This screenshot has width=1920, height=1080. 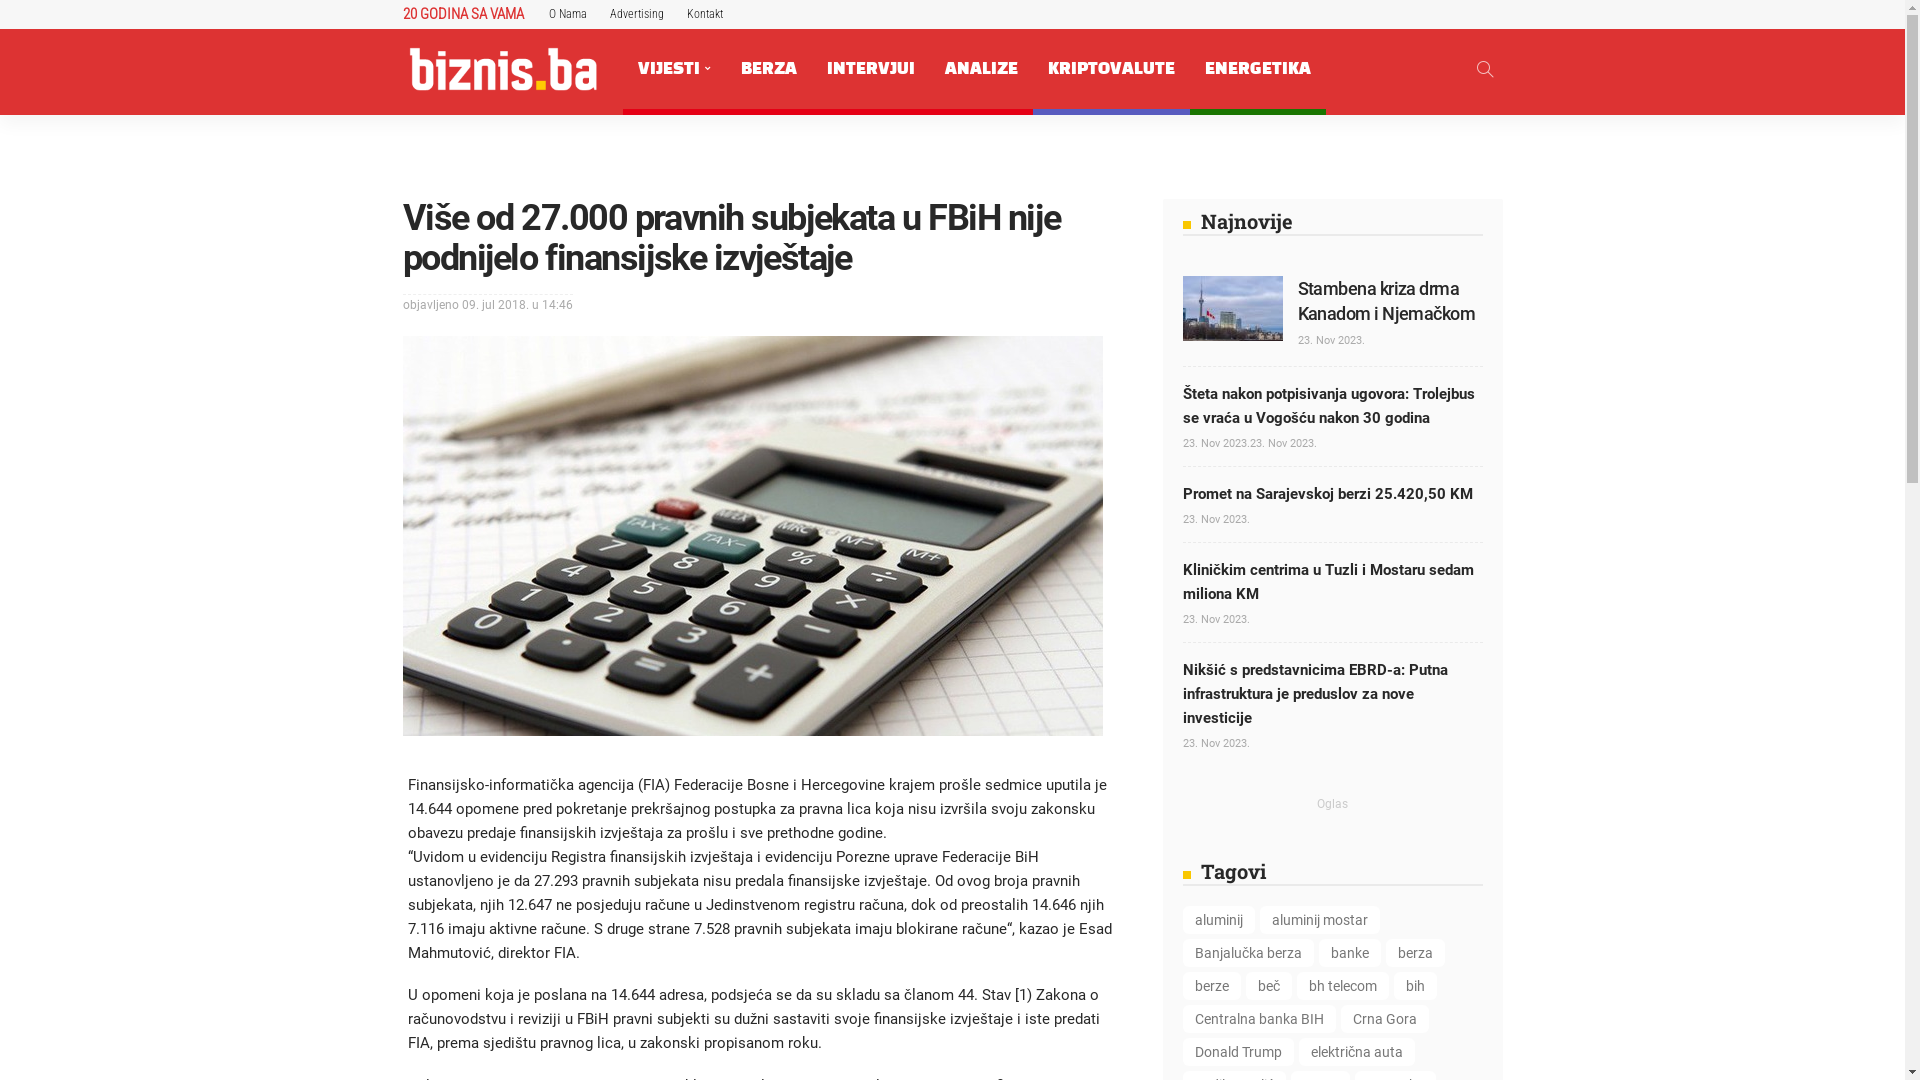 I want to click on 'Promet na Sarajevskoj berzi 25.420,50 KM', so click(x=1326, y=493).